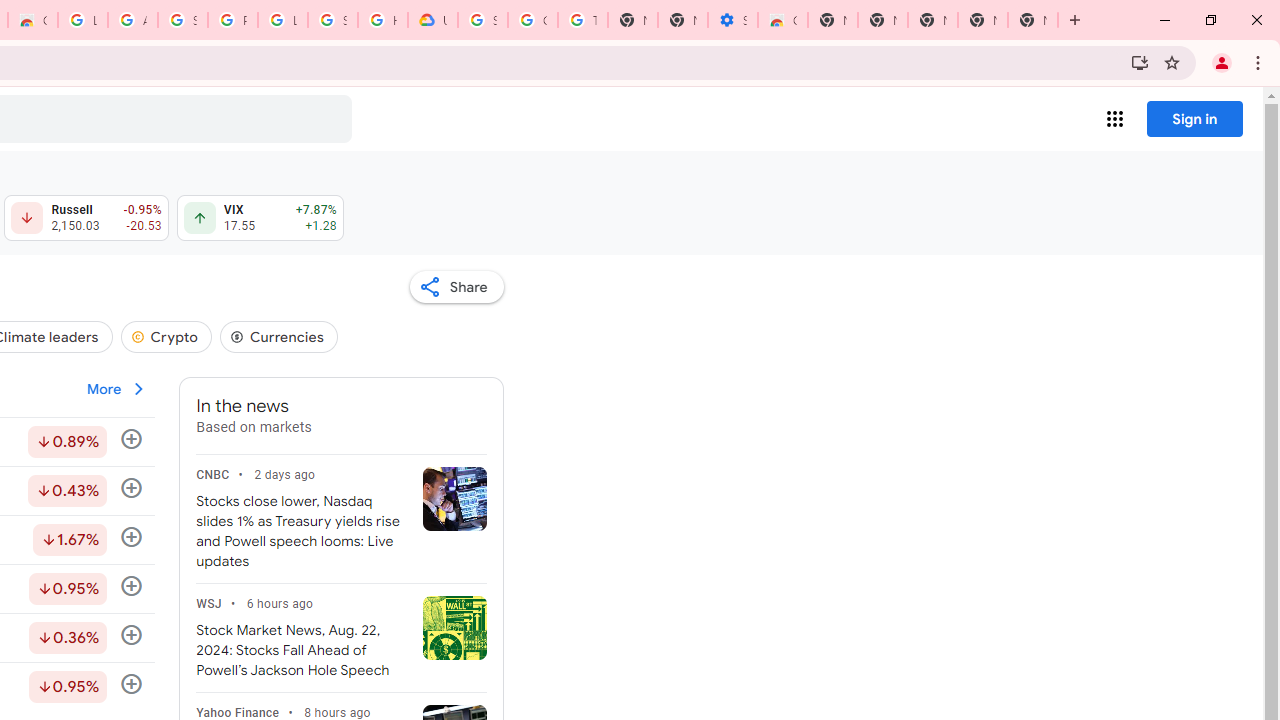  I want to click on 'Currencies', so click(278, 335).